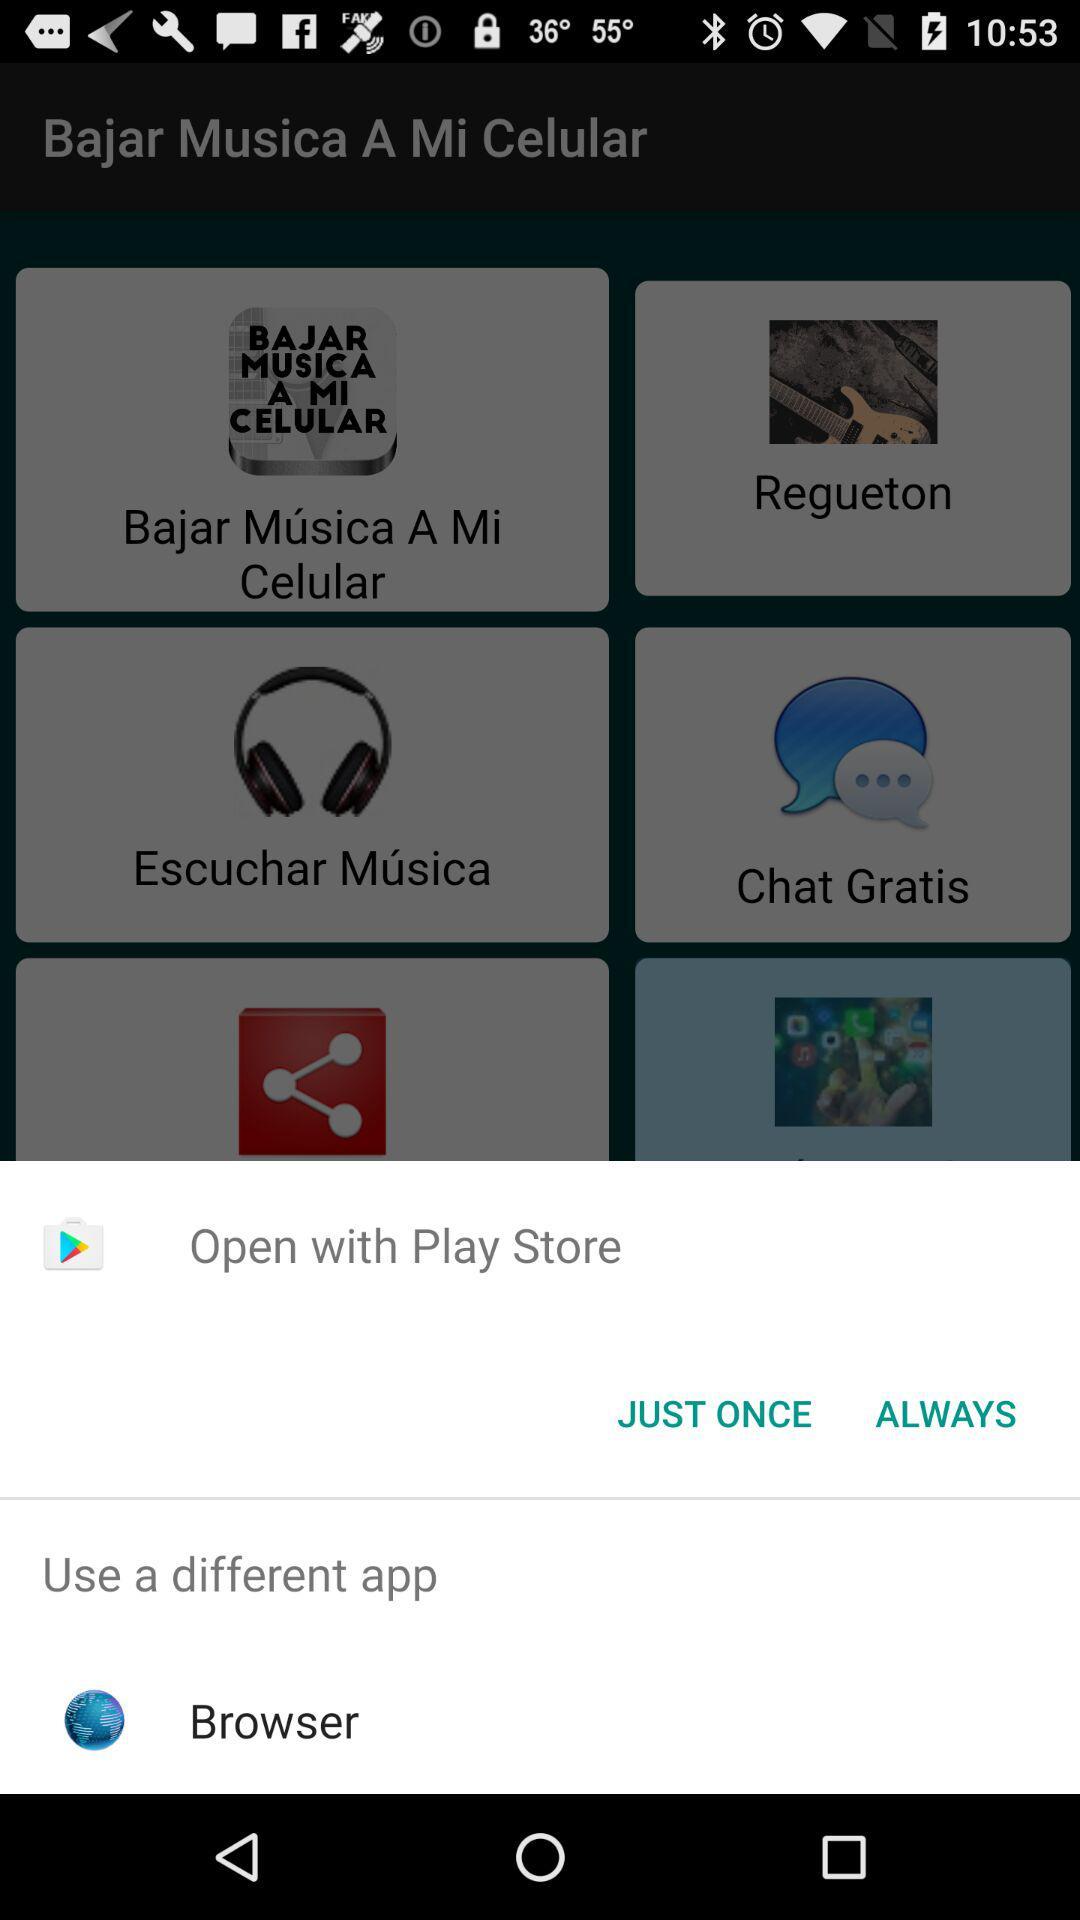 The image size is (1080, 1920). What do you see at coordinates (713, 1411) in the screenshot?
I see `the just once button` at bounding box center [713, 1411].